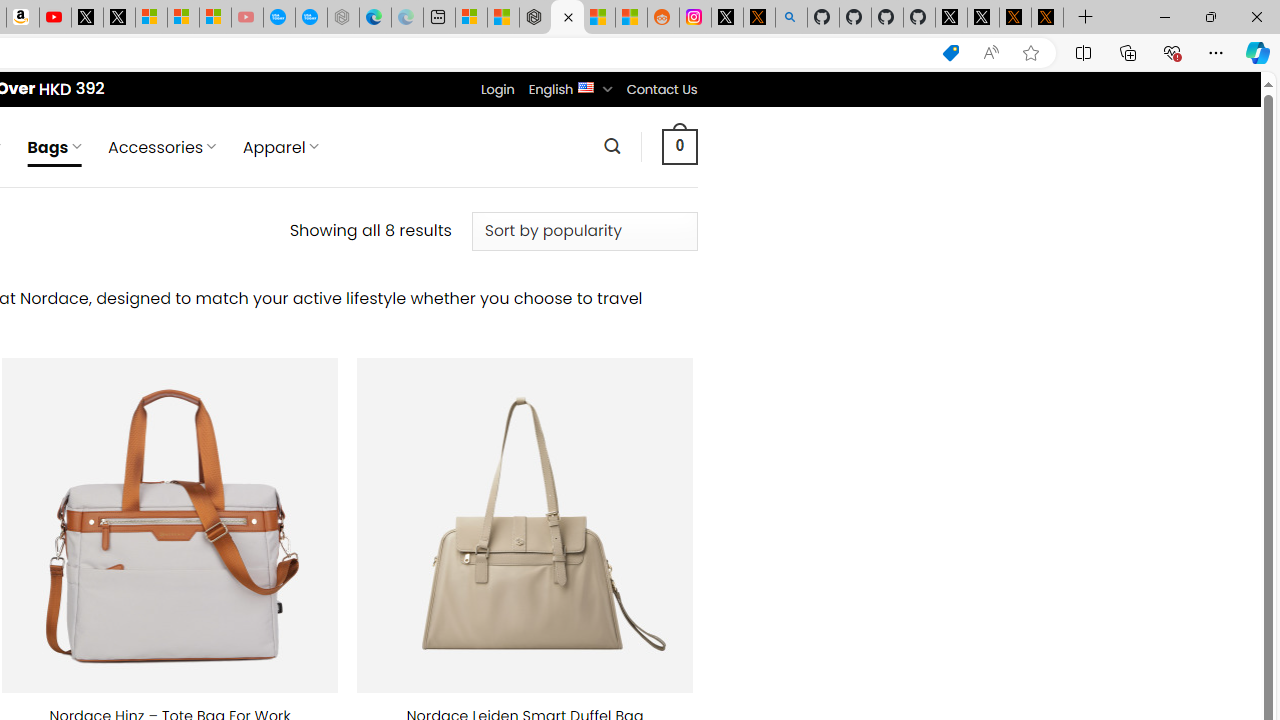 This screenshot has width=1280, height=720. Describe the element at coordinates (310, 17) in the screenshot. I see `'The most popular Google '` at that location.